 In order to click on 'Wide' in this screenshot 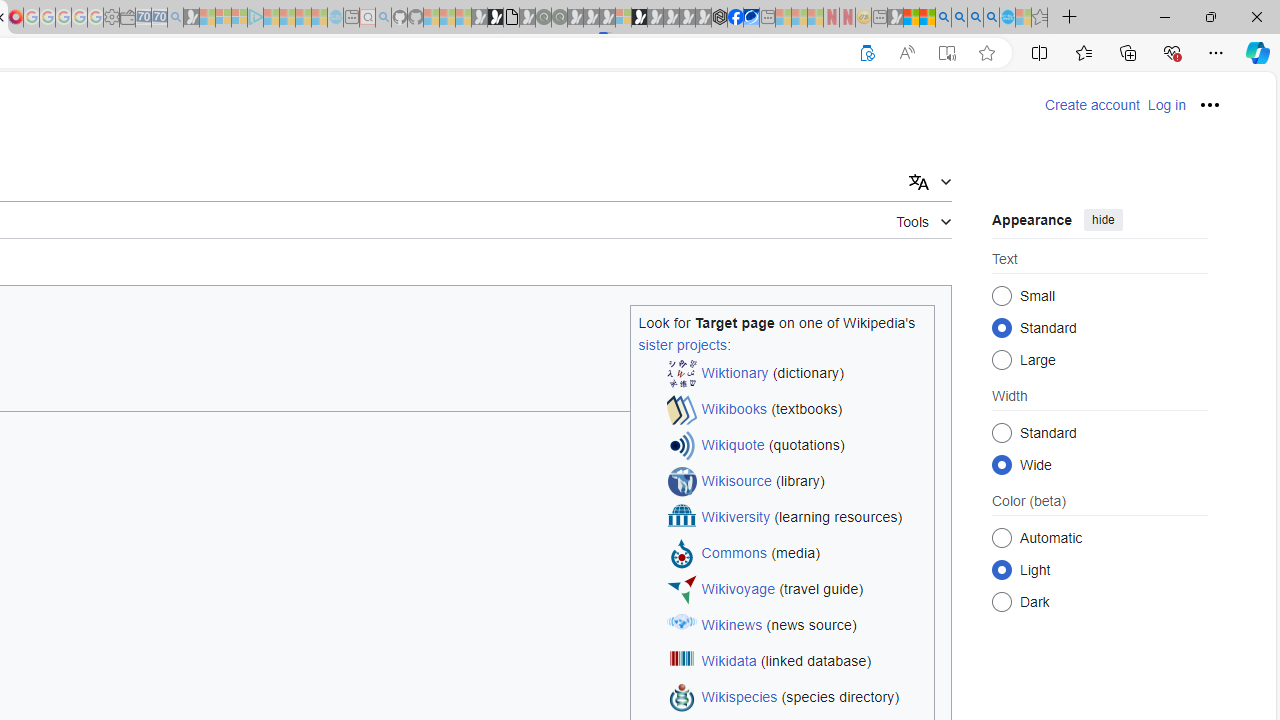, I will do `click(1002, 464)`.